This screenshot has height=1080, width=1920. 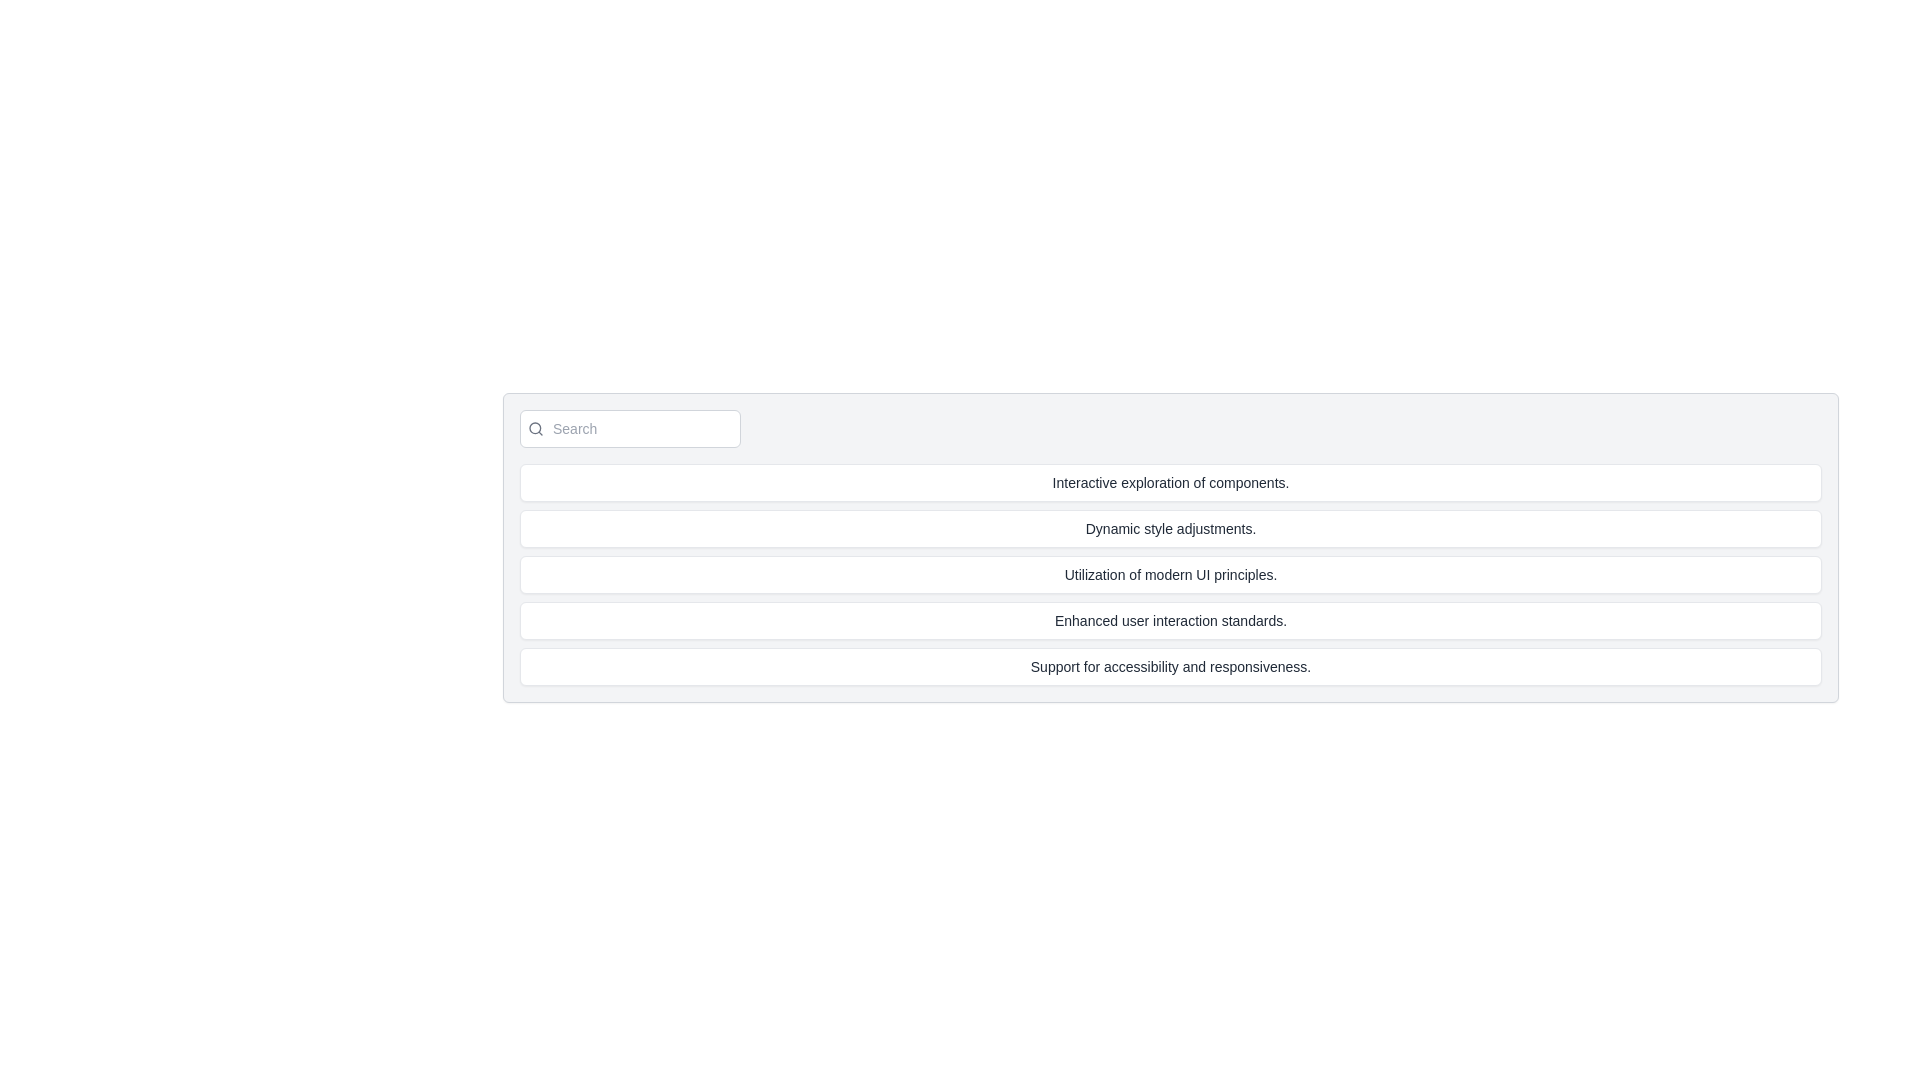 What do you see at coordinates (1224, 620) in the screenshot?
I see `the letter 's' in the word 'standards' which is the last character of the sentence 'Enhanced user interaction standards.'` at bounding box center [1224, 620].